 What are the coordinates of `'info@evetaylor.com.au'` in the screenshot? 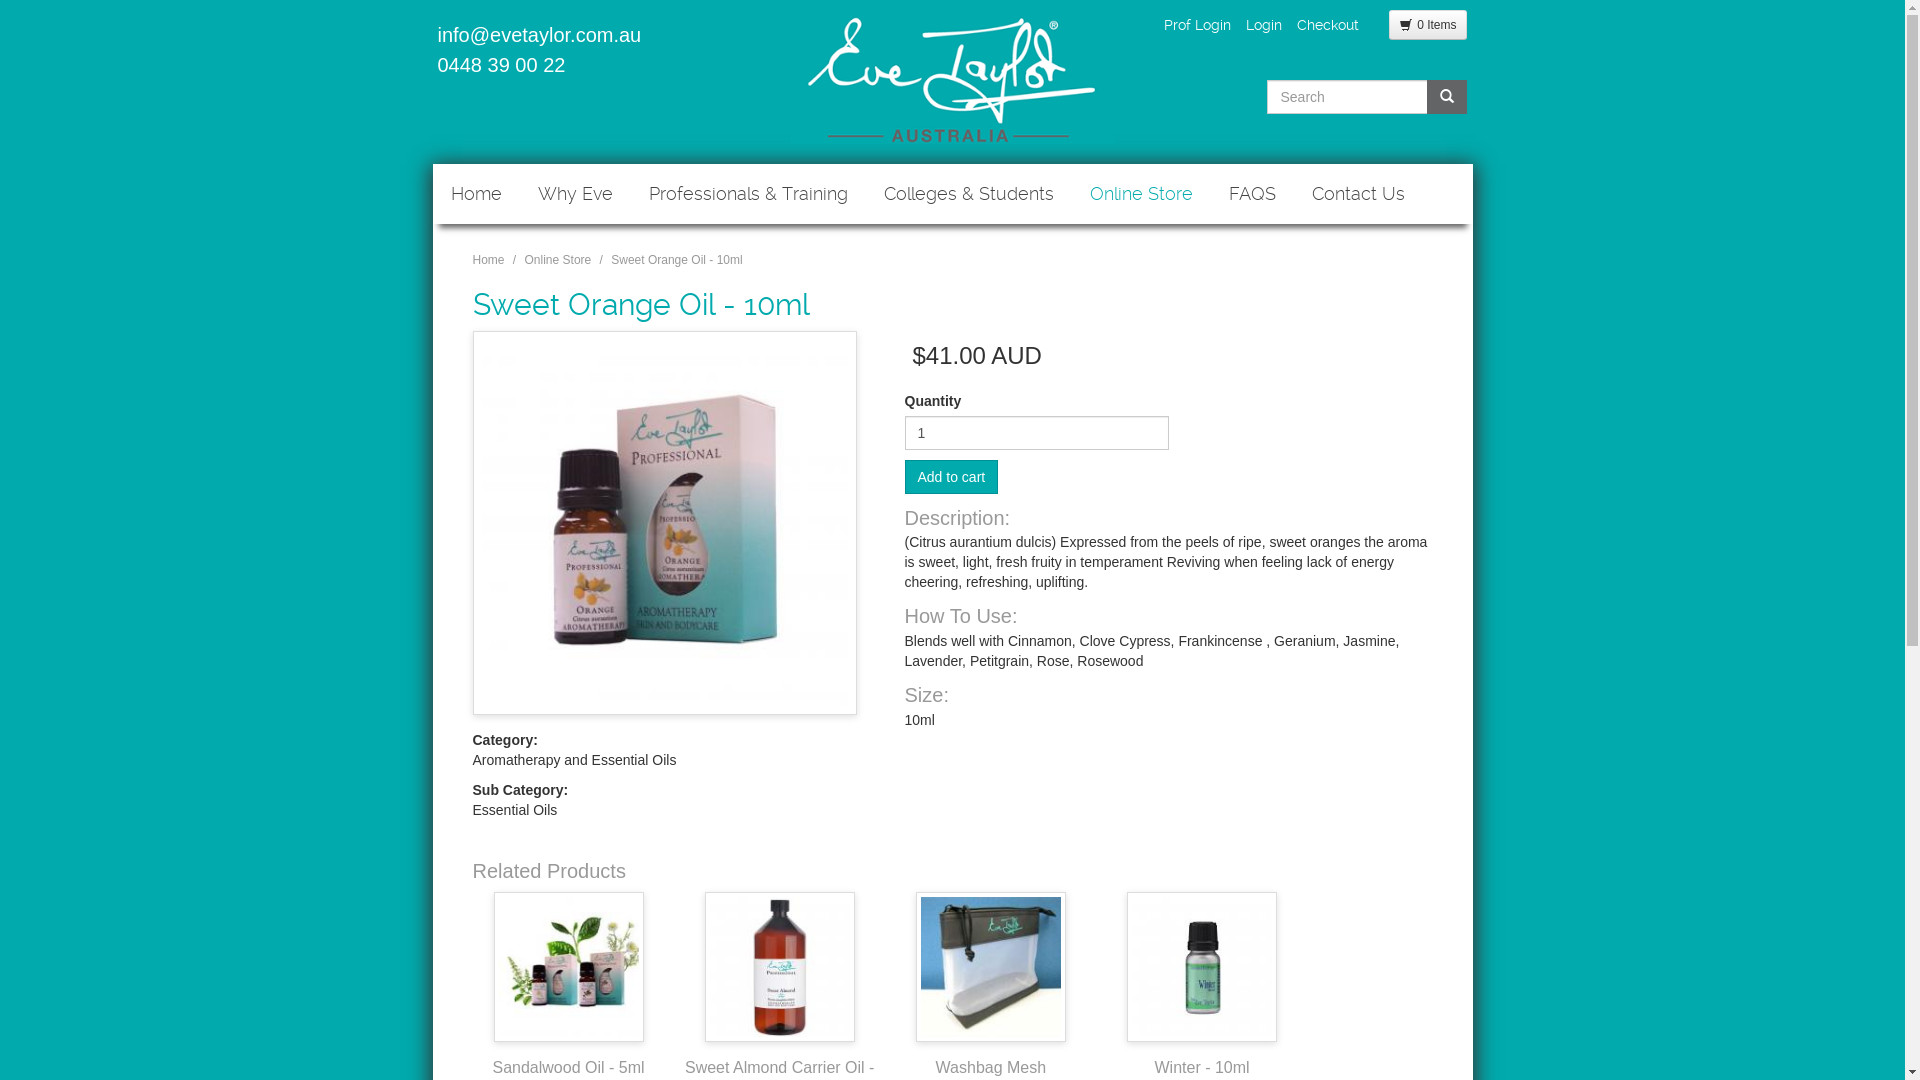 It's located at (539, 34).